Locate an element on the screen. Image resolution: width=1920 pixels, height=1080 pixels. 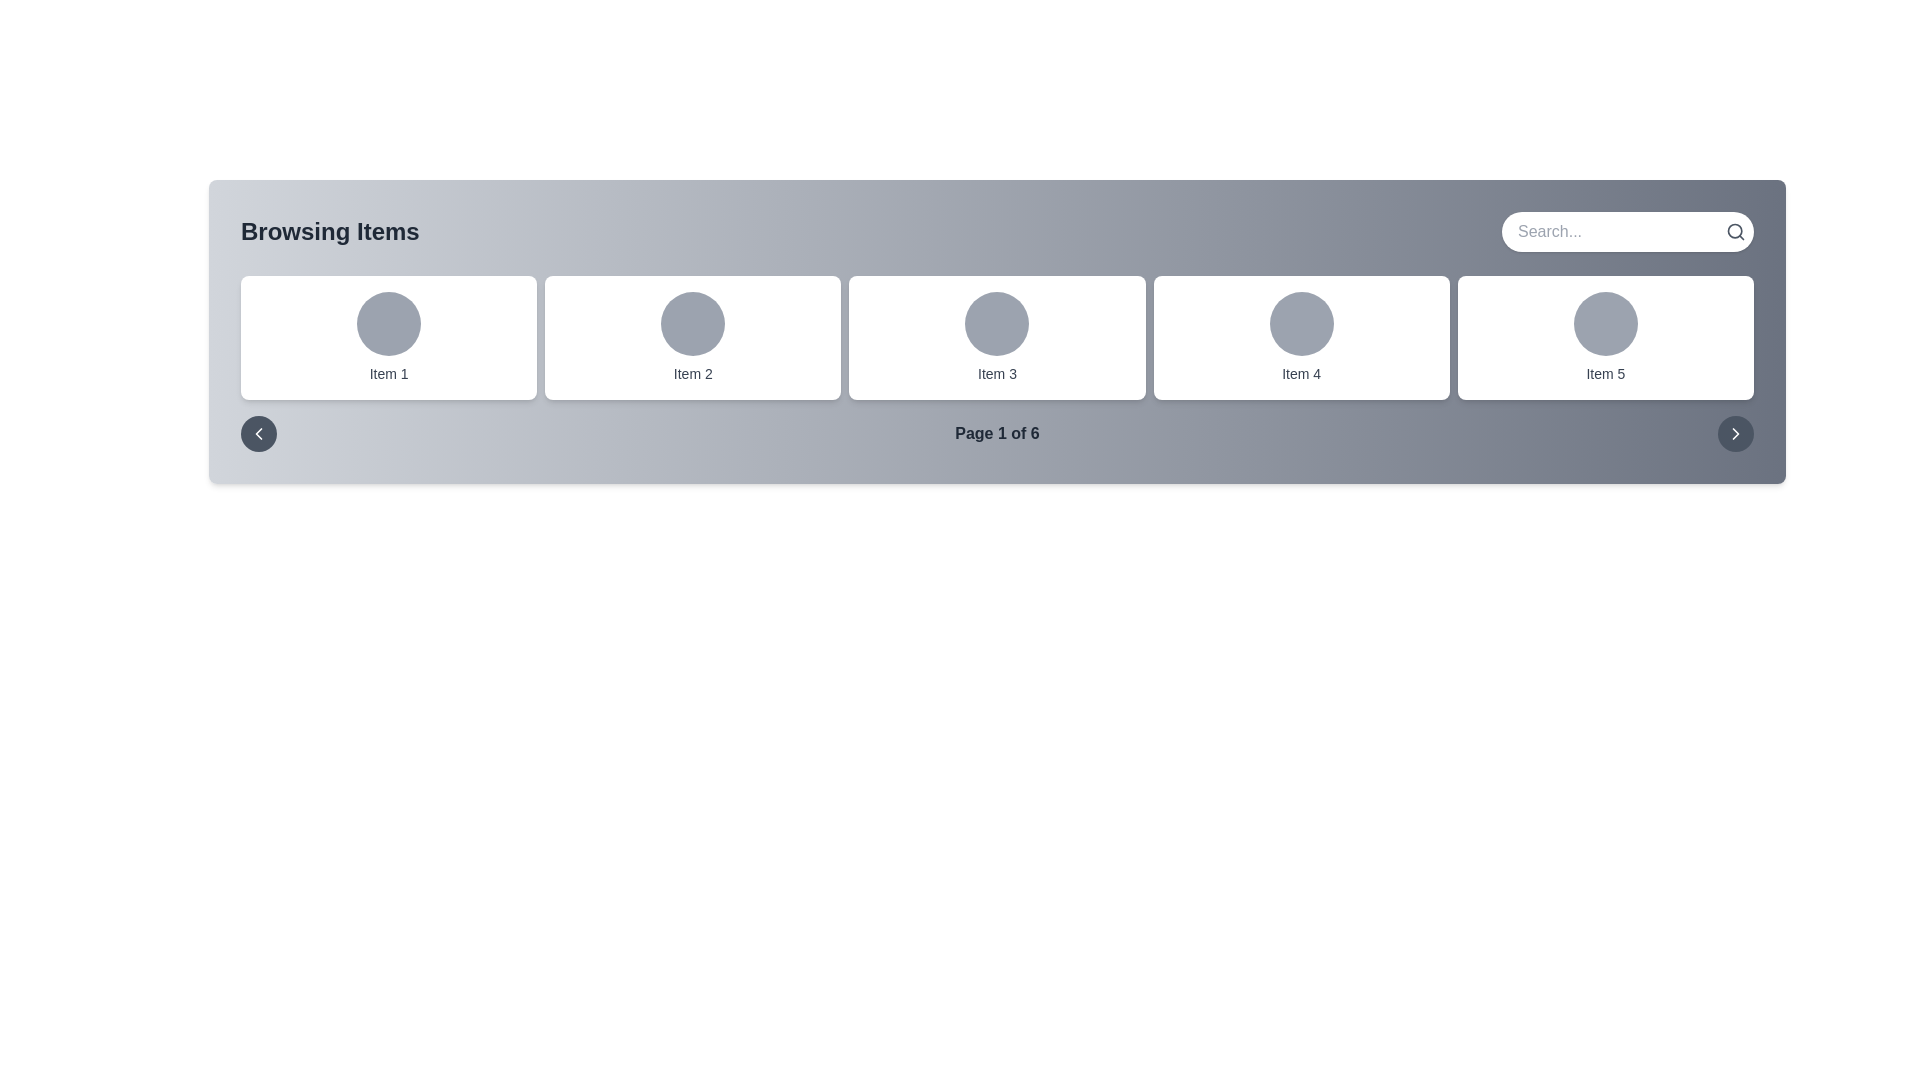
the Static Text Label that displays 'Item 2', which is positioned centrally below a circular placeholder image in a card-based layout is located at coordinates (693, 374).